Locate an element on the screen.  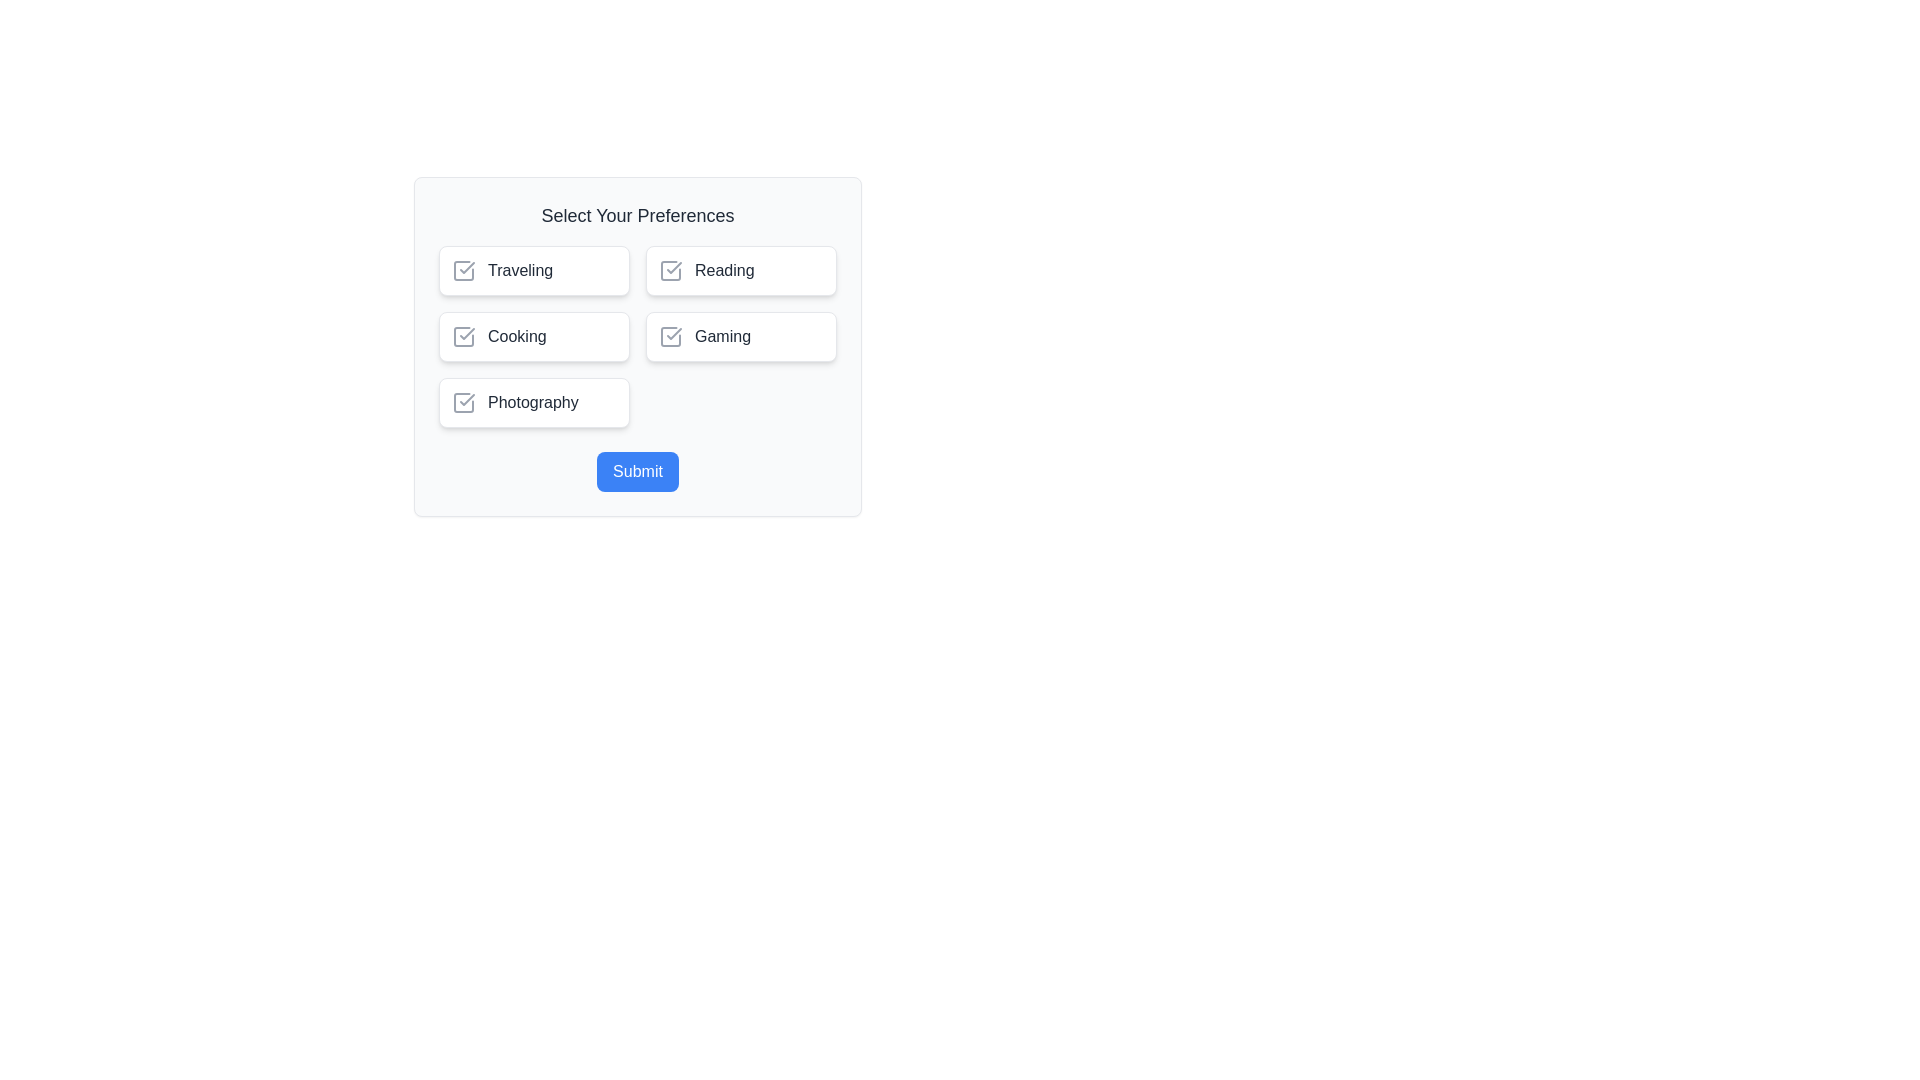
the rectangular border of the checkbox associated with the text 'Gaming', located in the fourth checkbox item in the second row is located at coordinates (671, 335).